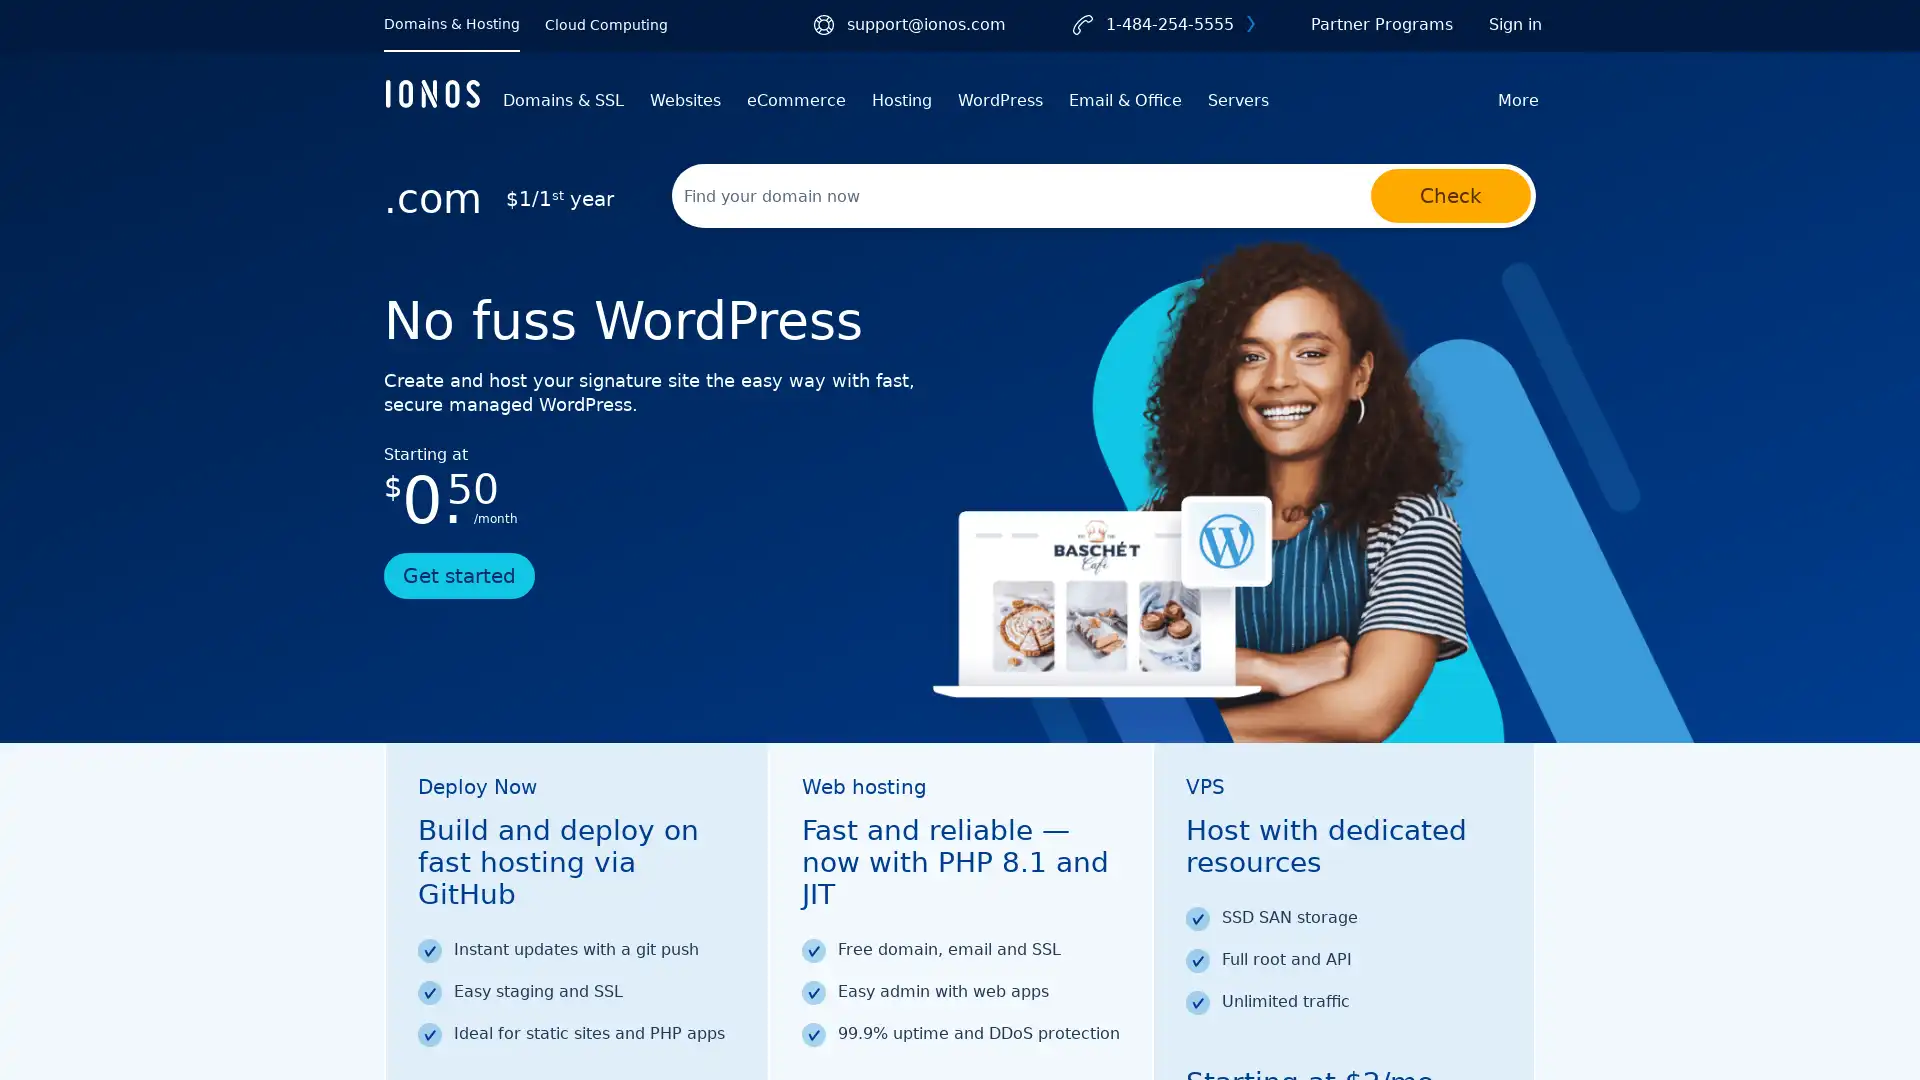 The image size is (1920, 1080). I want to click on Check, so click(1450, 196).